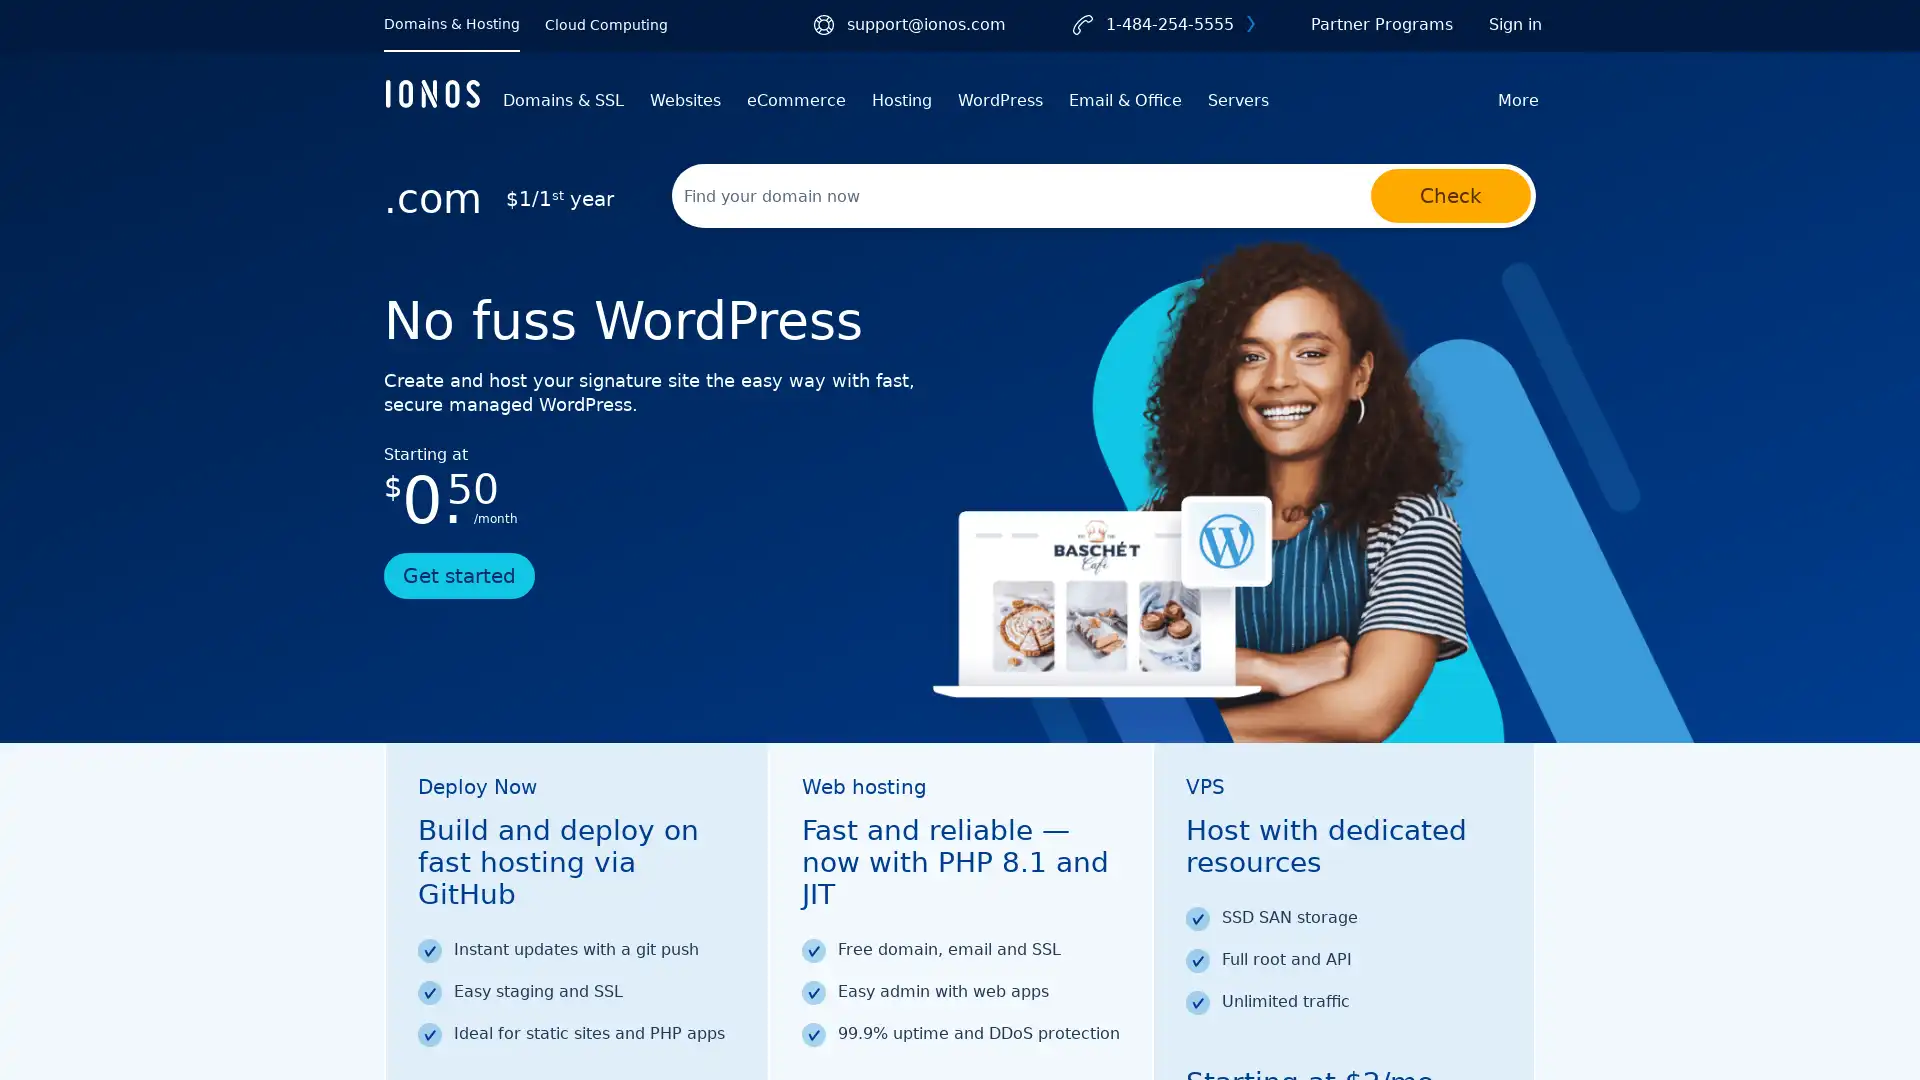 The image size is (1920, 1080). I want to click on Check, so click(1450, 196).